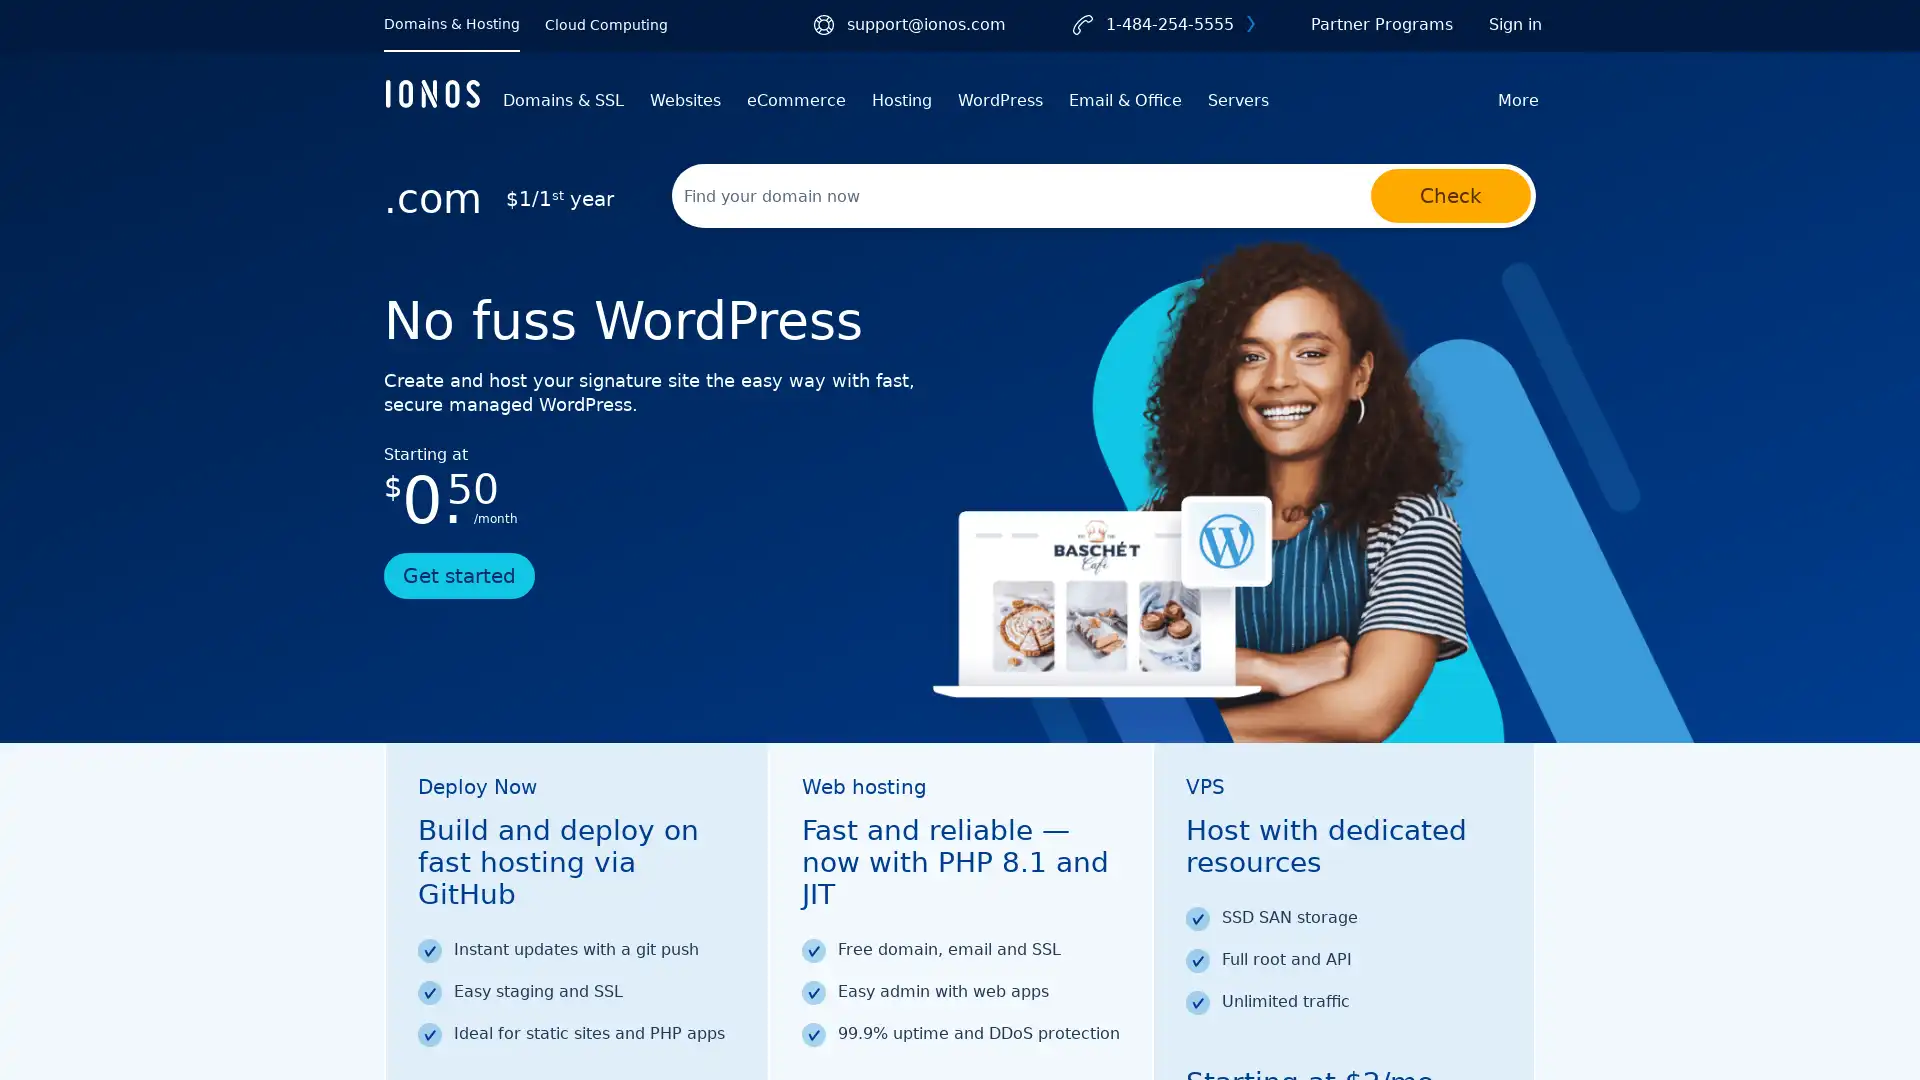 The image size is (1920, 1080). I want to click on Check, so click(1450, 196).